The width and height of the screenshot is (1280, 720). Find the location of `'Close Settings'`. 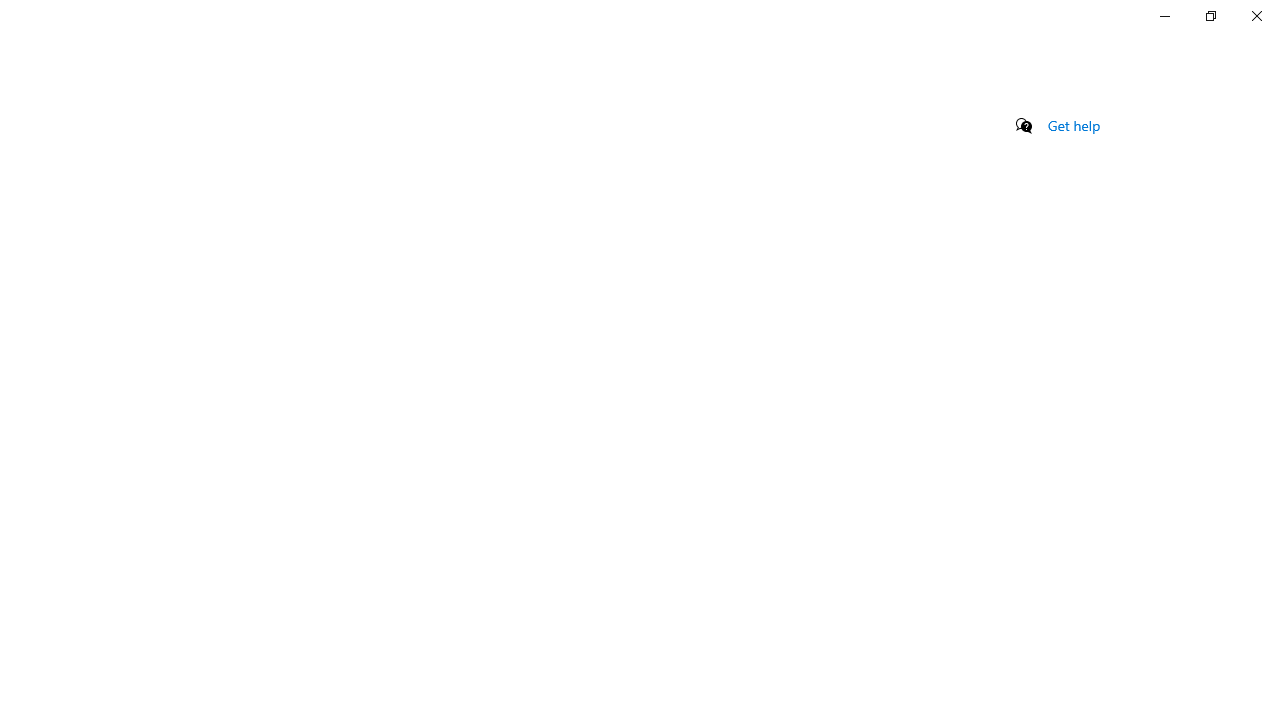

'Close Settings' is located at coordinates (1255, 15).